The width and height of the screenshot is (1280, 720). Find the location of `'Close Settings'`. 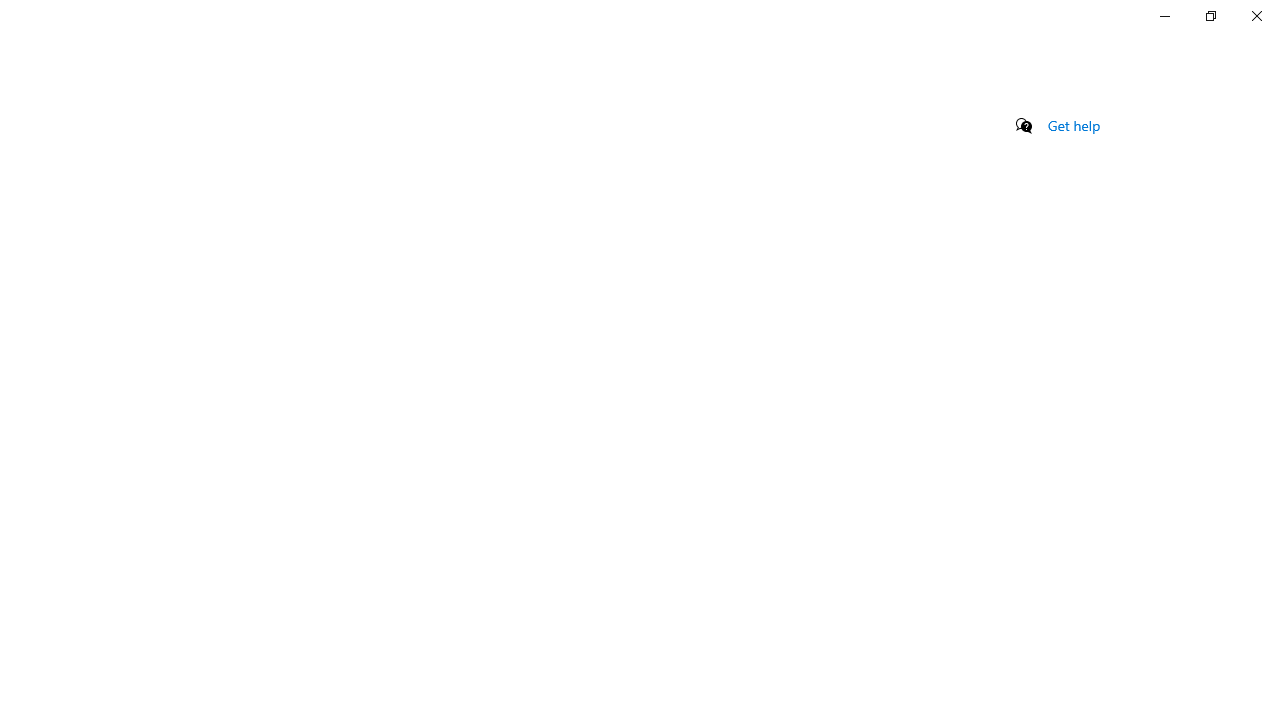

'Close Settings' is located at coordinates (1255, 15).